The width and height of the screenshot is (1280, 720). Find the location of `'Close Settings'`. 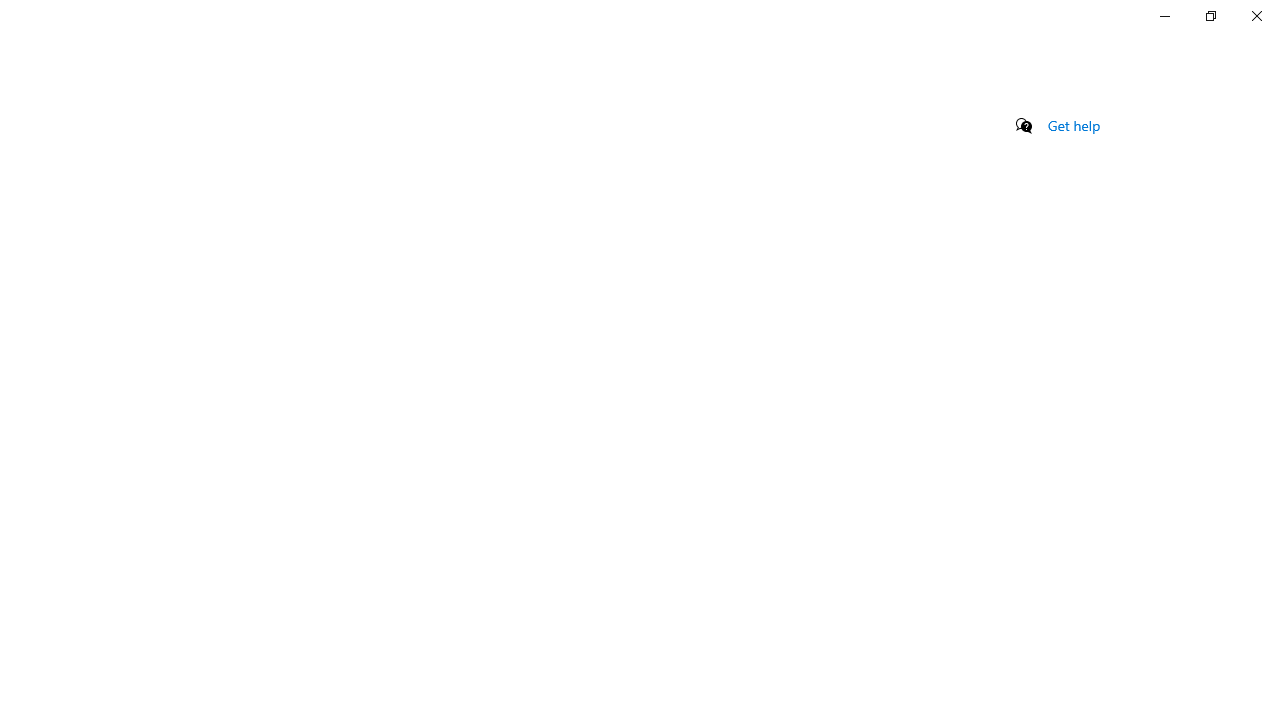

'Close Settings' is located at coordinates (1255, 15).